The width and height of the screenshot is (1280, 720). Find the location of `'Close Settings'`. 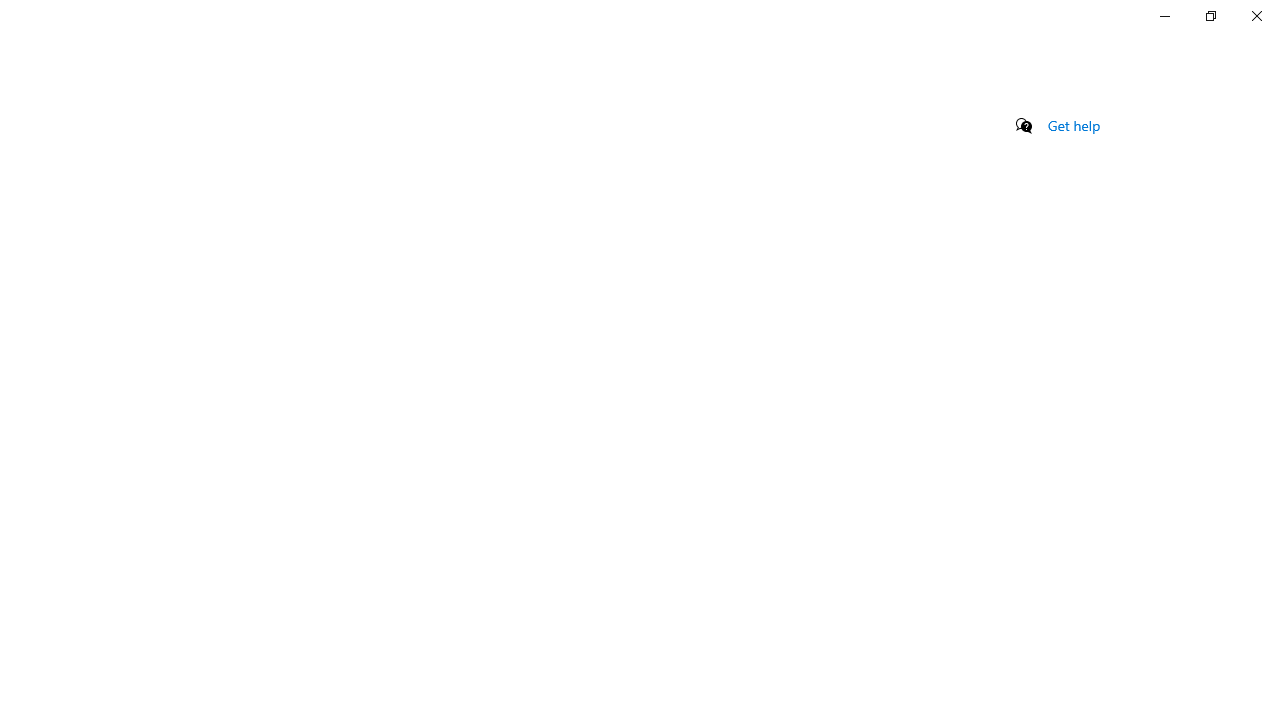

'Close Settings' is located at coordinates (1255, 15).